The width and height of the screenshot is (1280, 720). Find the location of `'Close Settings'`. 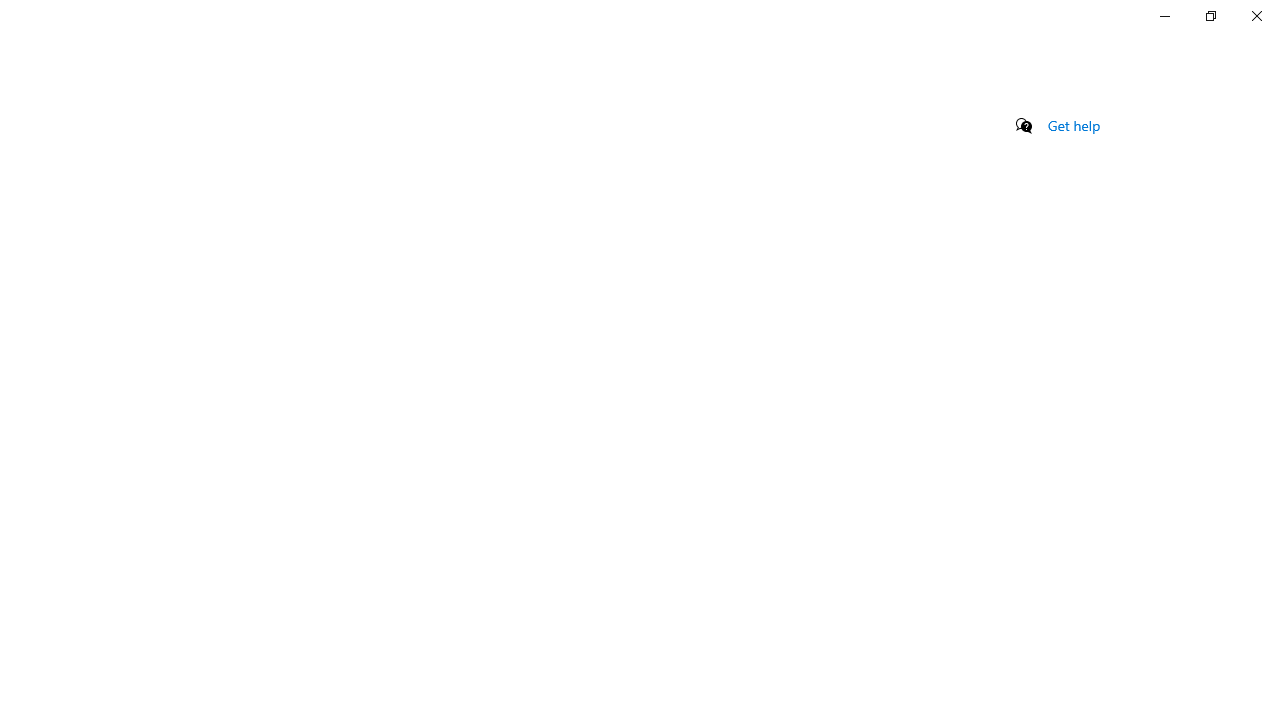

'Close Settings' is located at coordinates (1255, 15).